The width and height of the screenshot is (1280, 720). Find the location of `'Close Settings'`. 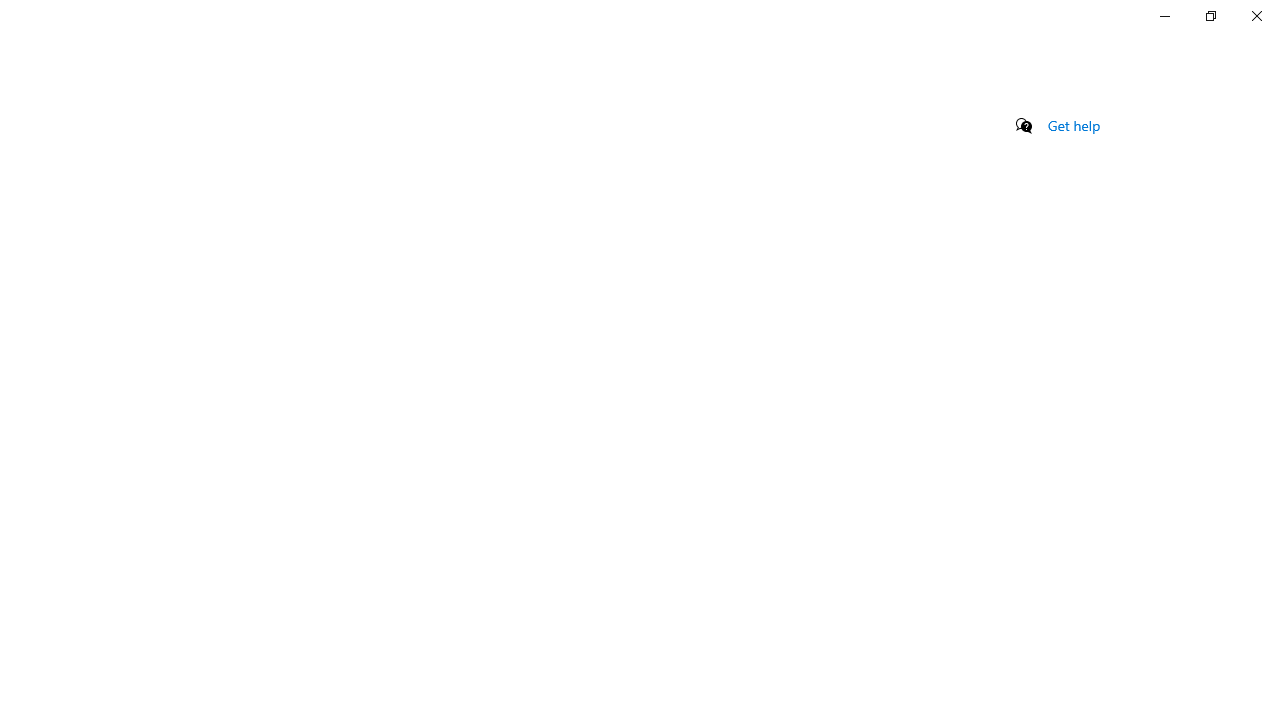

'Close Settings' is located at coordinates (1255, 15).